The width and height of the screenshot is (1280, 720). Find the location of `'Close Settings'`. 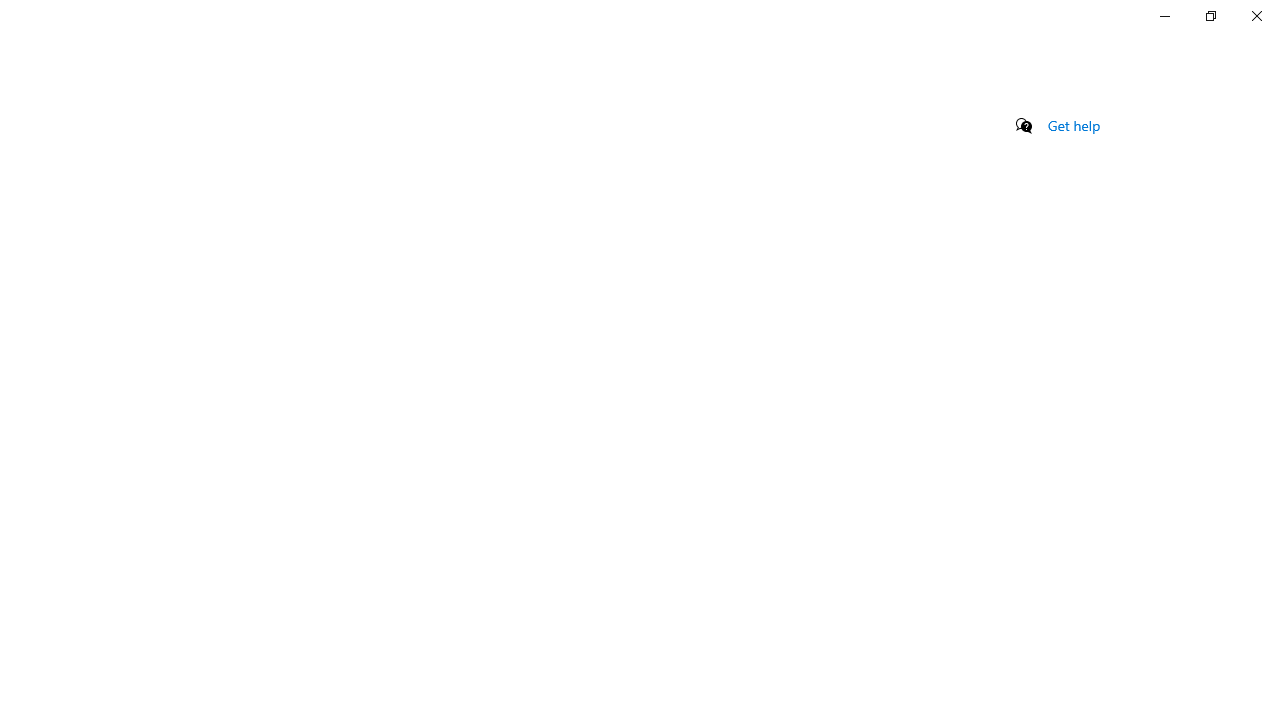

'Close Settings' is located at coordinates (1255, 15).